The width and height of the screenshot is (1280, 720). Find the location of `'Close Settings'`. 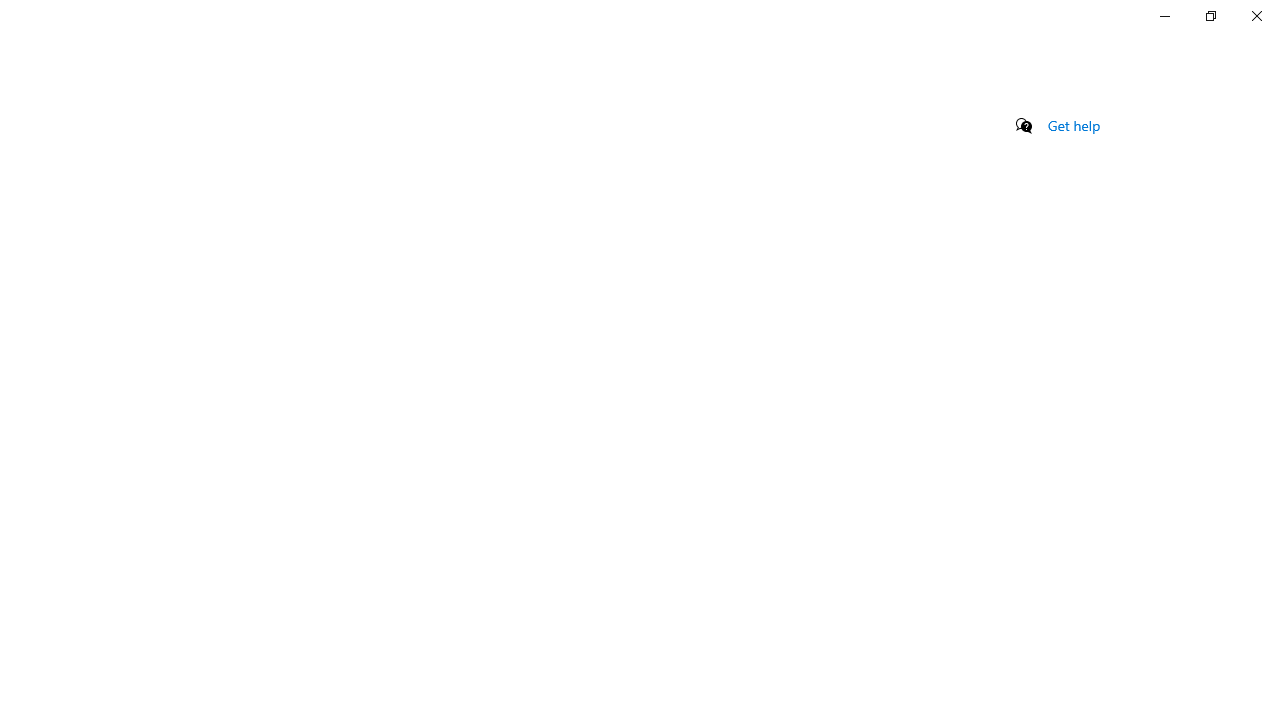

'Close Settings' is located at coordinates (1255, 15).